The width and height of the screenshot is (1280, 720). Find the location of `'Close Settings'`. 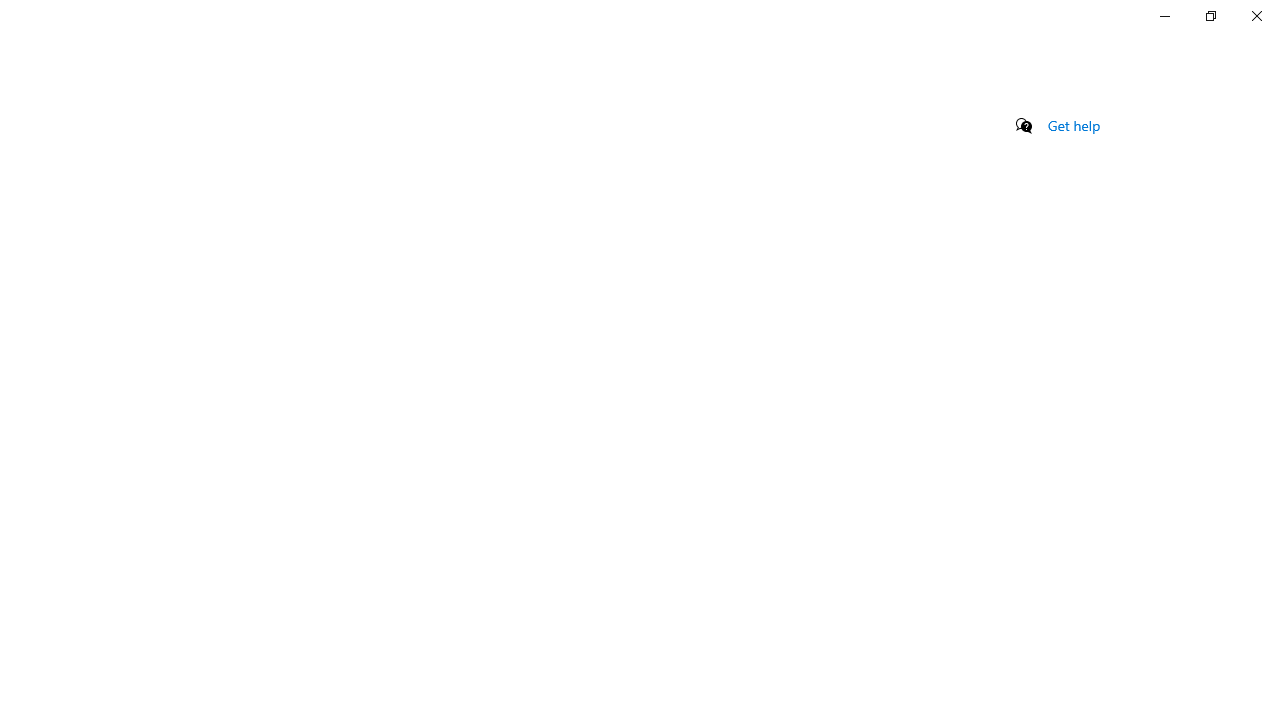

'Close Settings' is located at coordinates (1255, 15).